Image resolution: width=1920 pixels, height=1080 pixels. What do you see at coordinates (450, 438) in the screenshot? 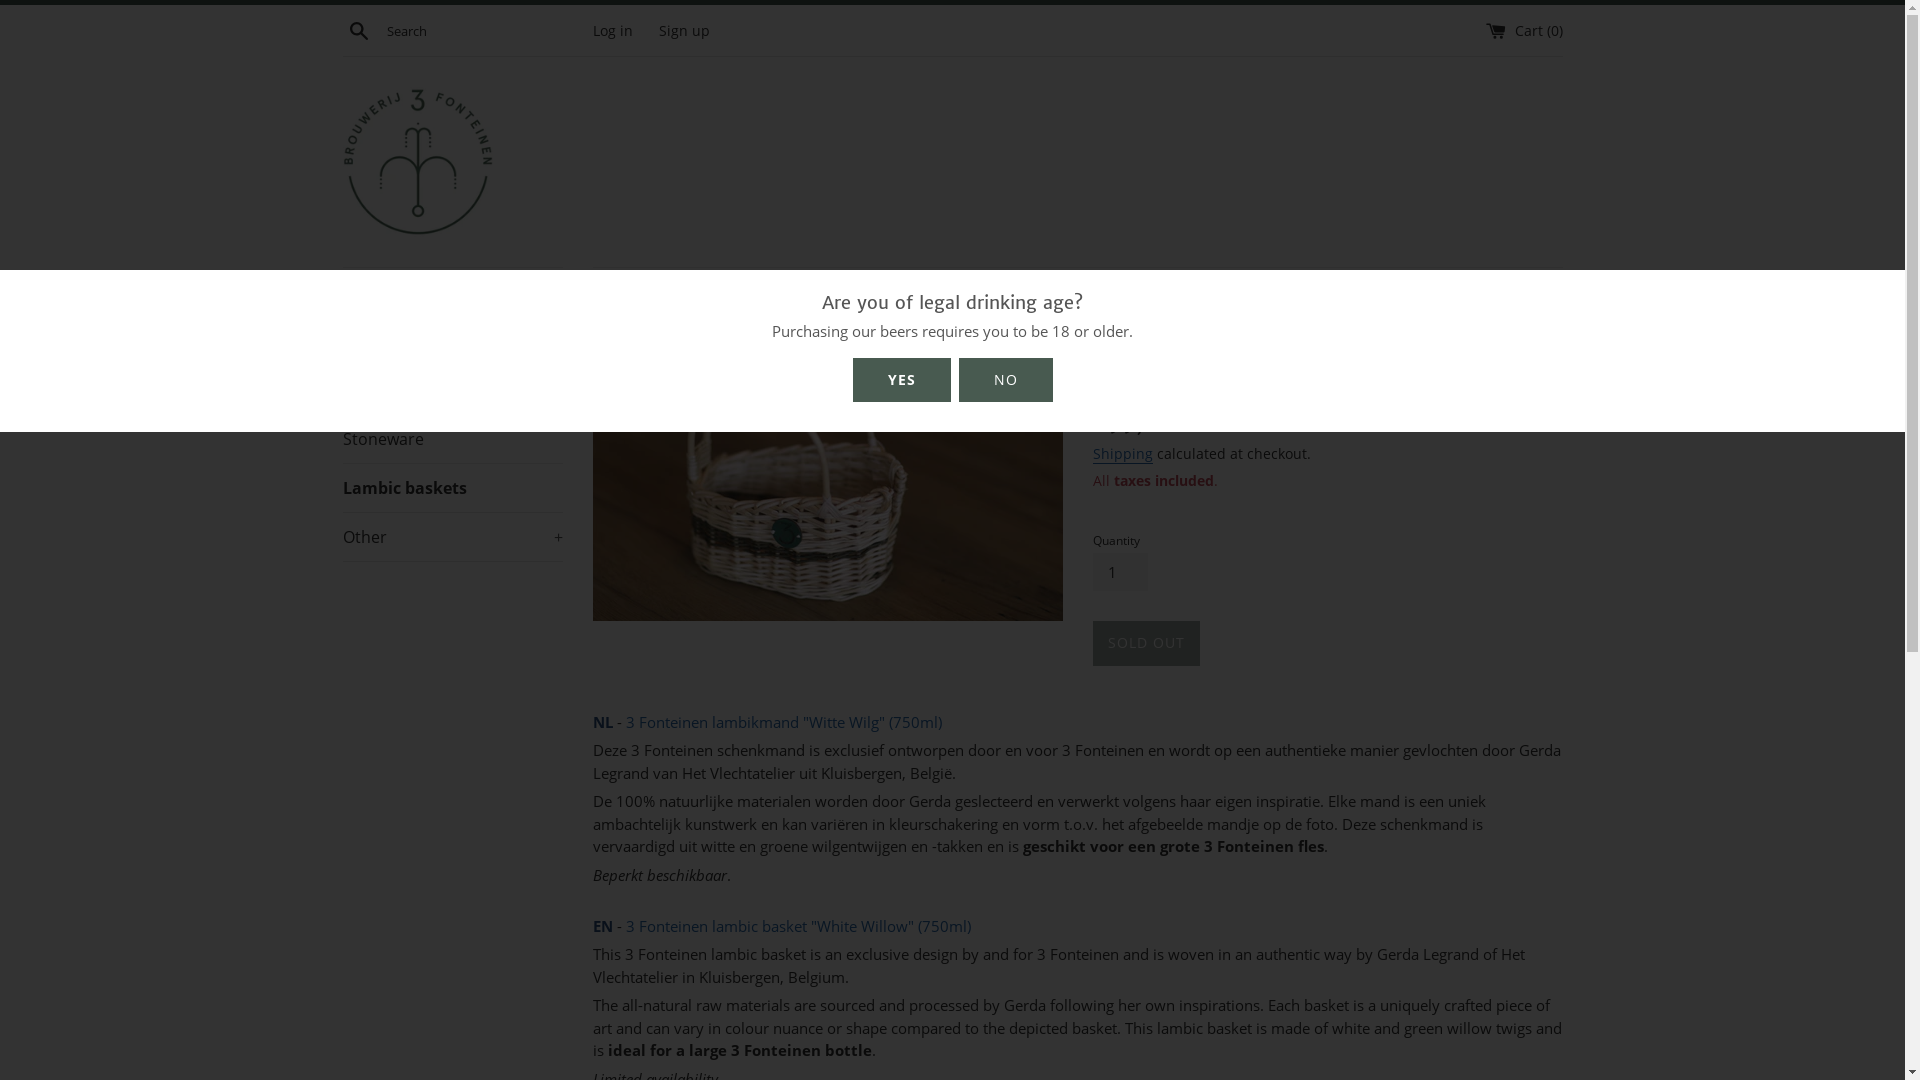
I see `'Stoneware'` at bounding box center [450, 438].